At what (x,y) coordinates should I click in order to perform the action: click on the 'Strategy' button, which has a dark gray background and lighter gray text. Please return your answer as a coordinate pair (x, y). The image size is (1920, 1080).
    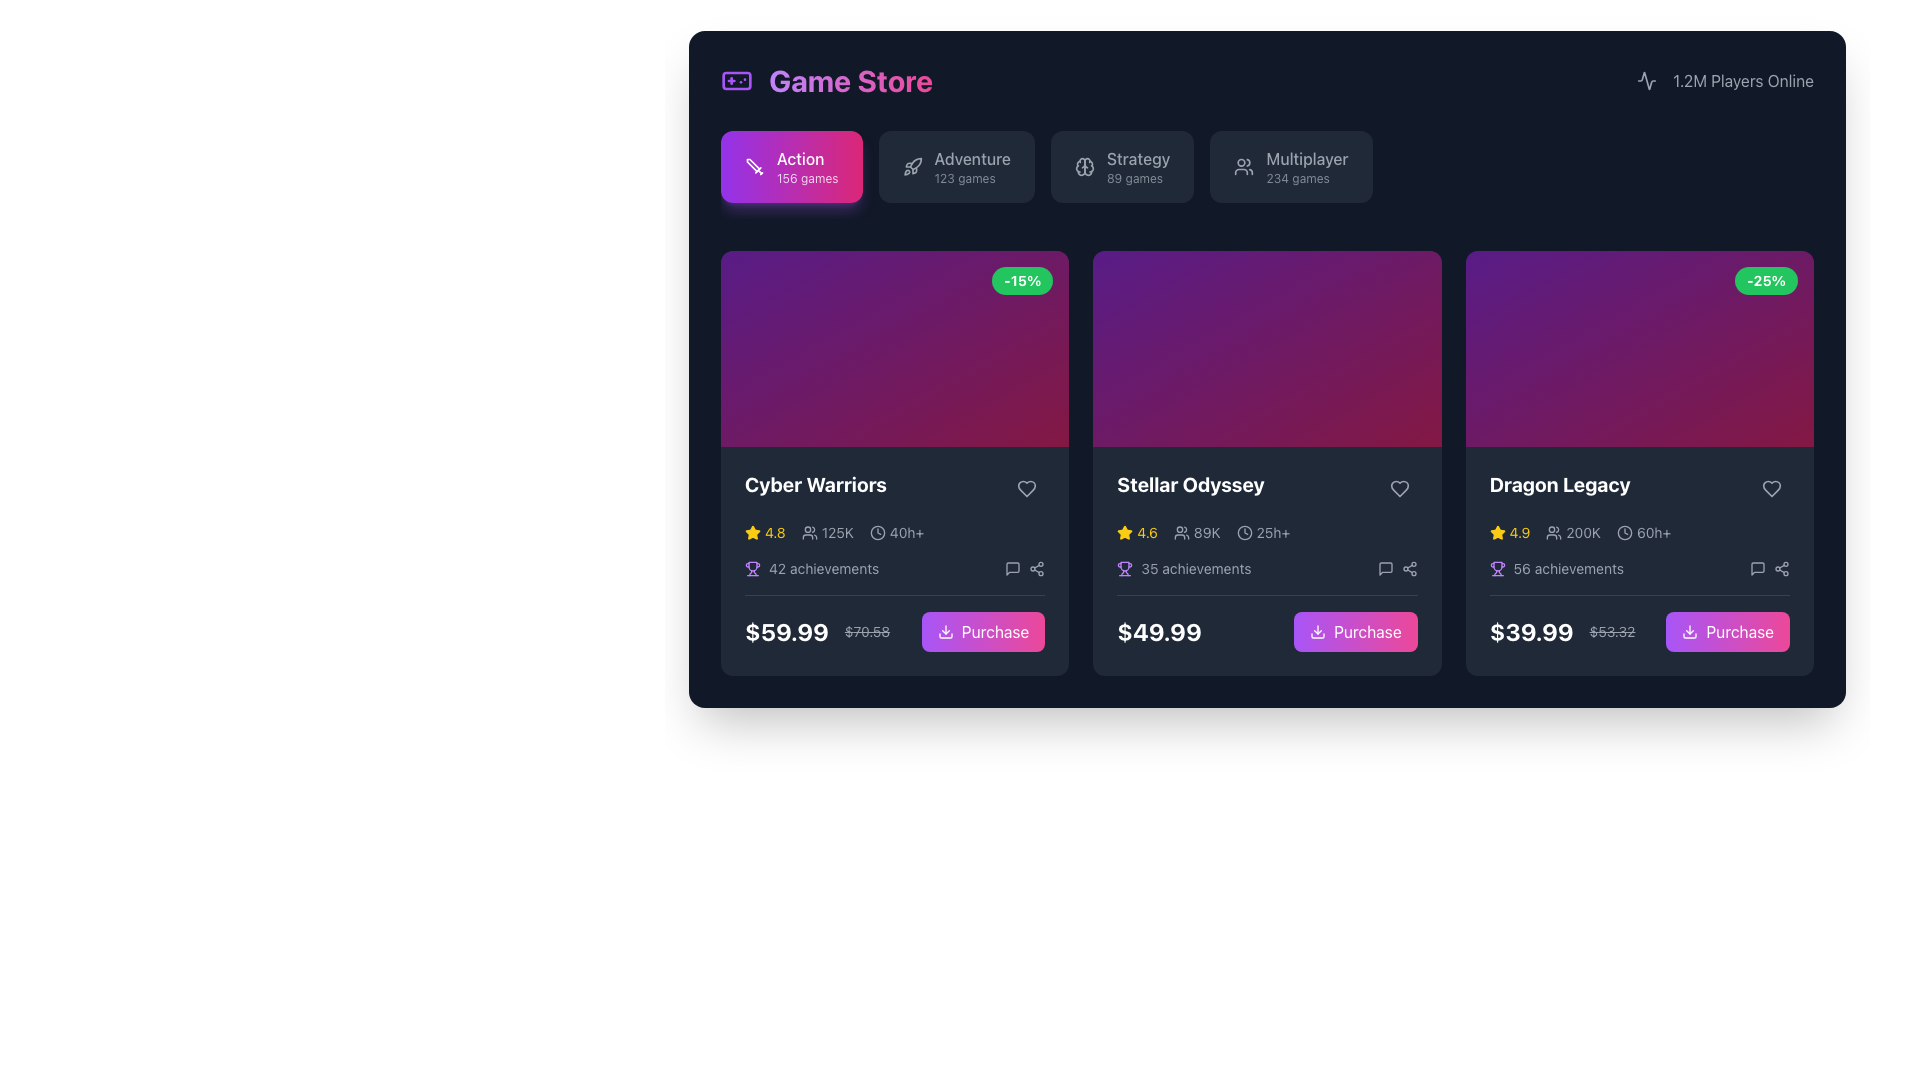
    Looking at the image, I should click on (1122, 165).